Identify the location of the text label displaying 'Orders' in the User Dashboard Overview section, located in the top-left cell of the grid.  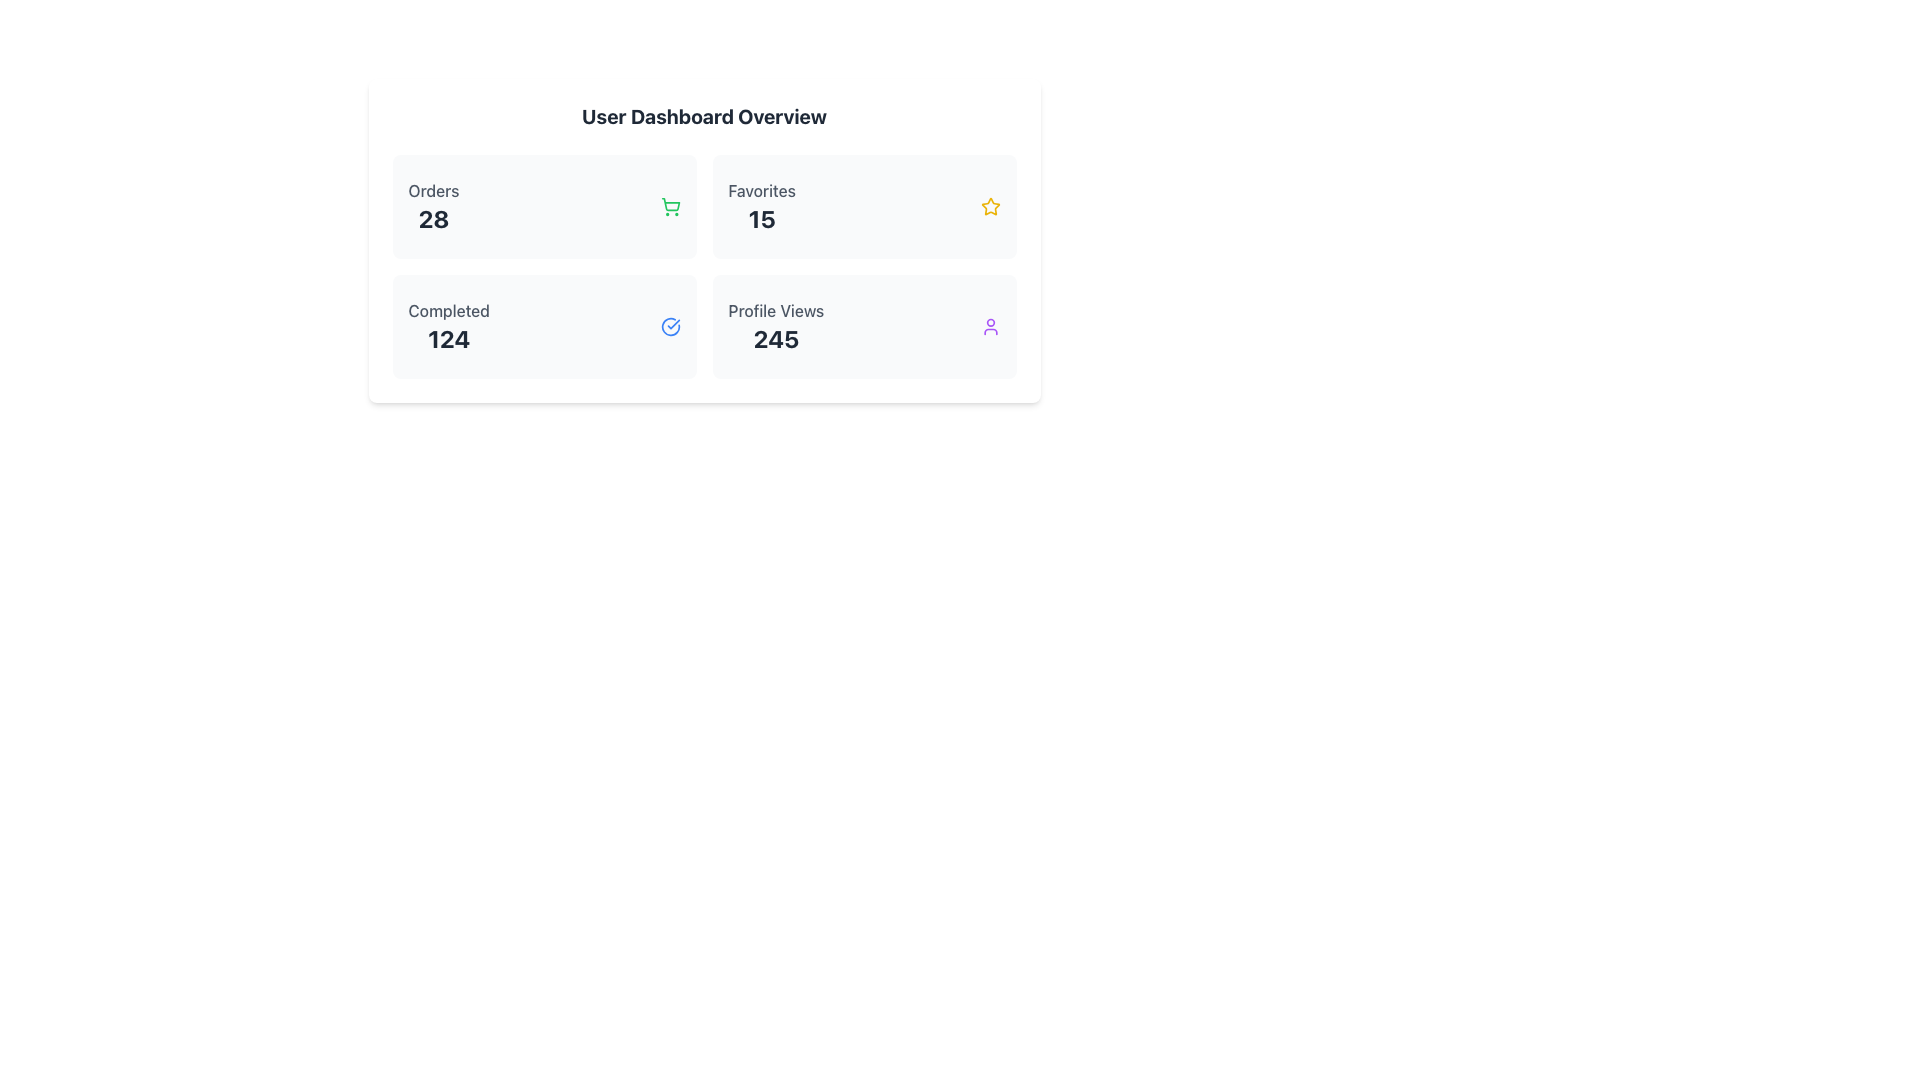
(432, 191).